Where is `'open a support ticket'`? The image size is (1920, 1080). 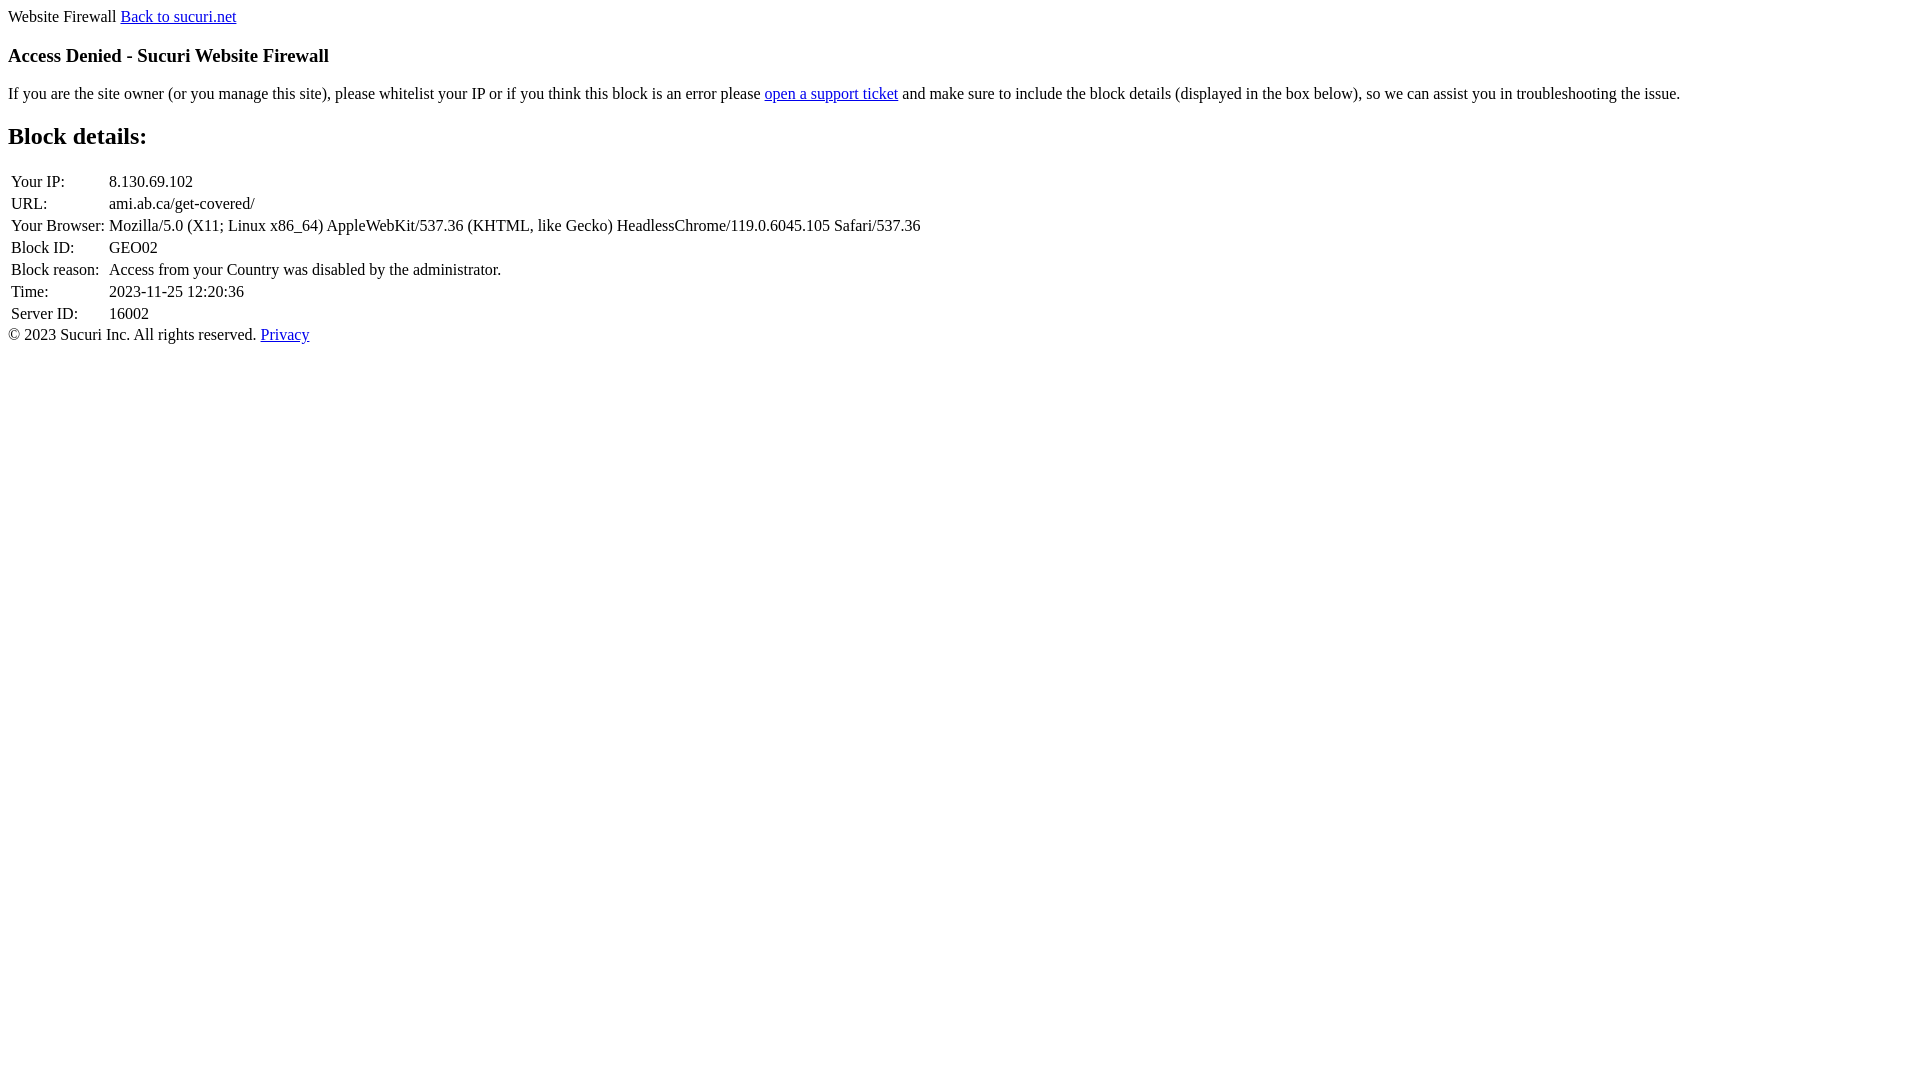
'open a support ticket' is located at coordinates (831, 93).